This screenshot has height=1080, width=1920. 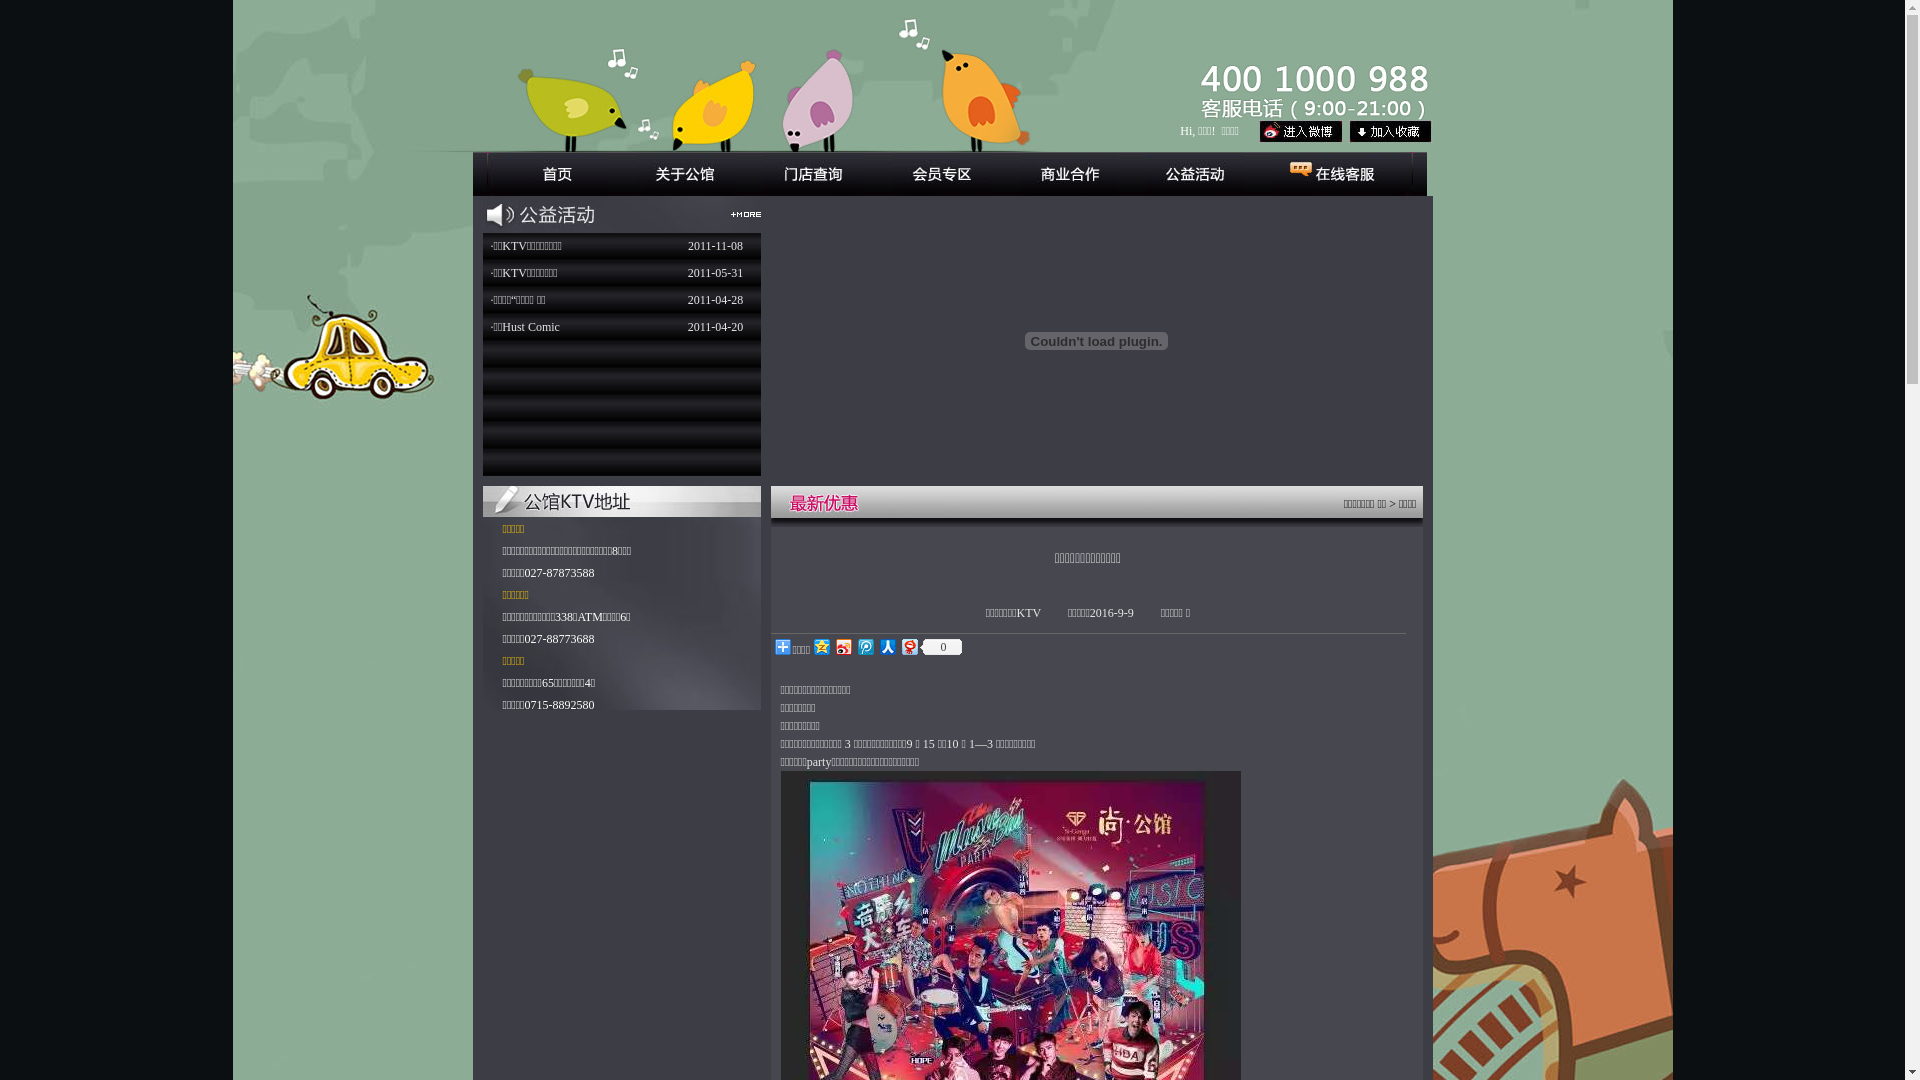 I want to click on '0', so click(x=919, y=647).